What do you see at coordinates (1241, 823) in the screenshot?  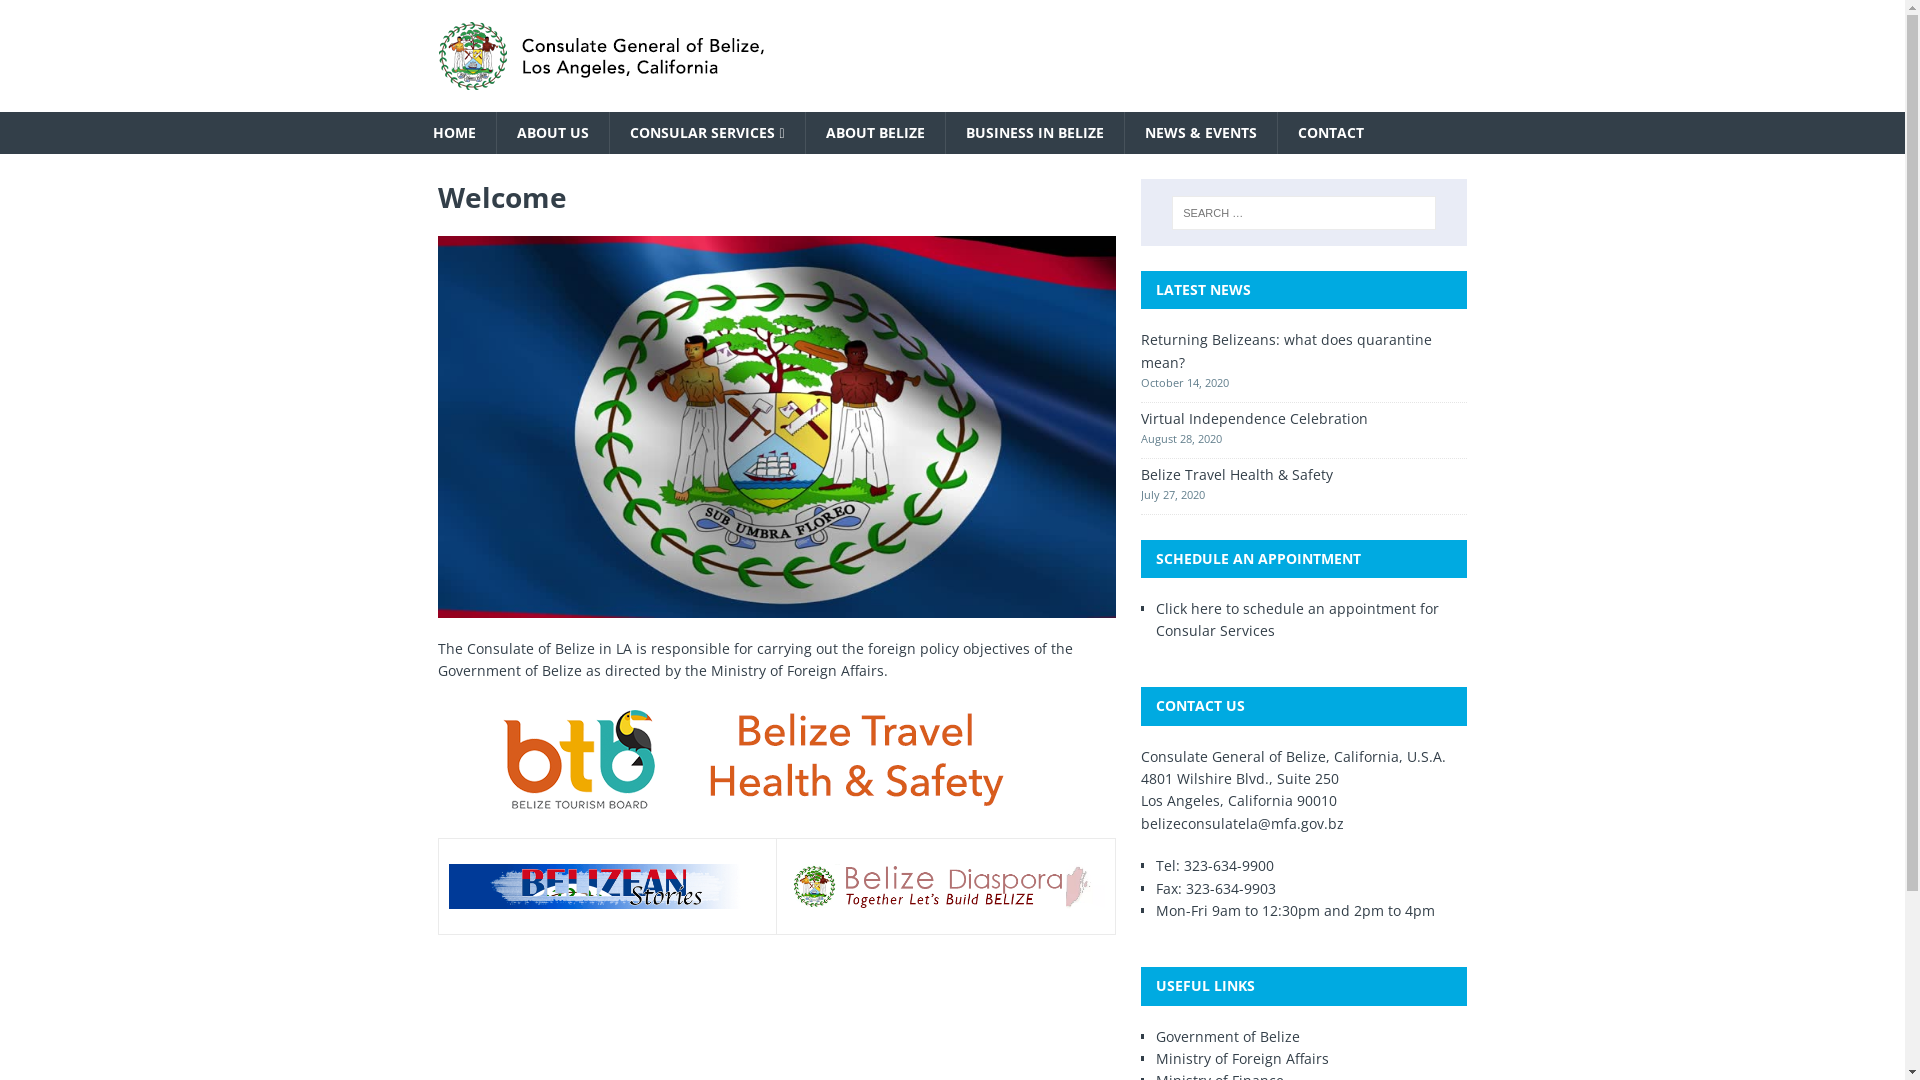 I see `'belizeconsulatela@mfa.gov.bz'` at bounding box center [1241, 823].